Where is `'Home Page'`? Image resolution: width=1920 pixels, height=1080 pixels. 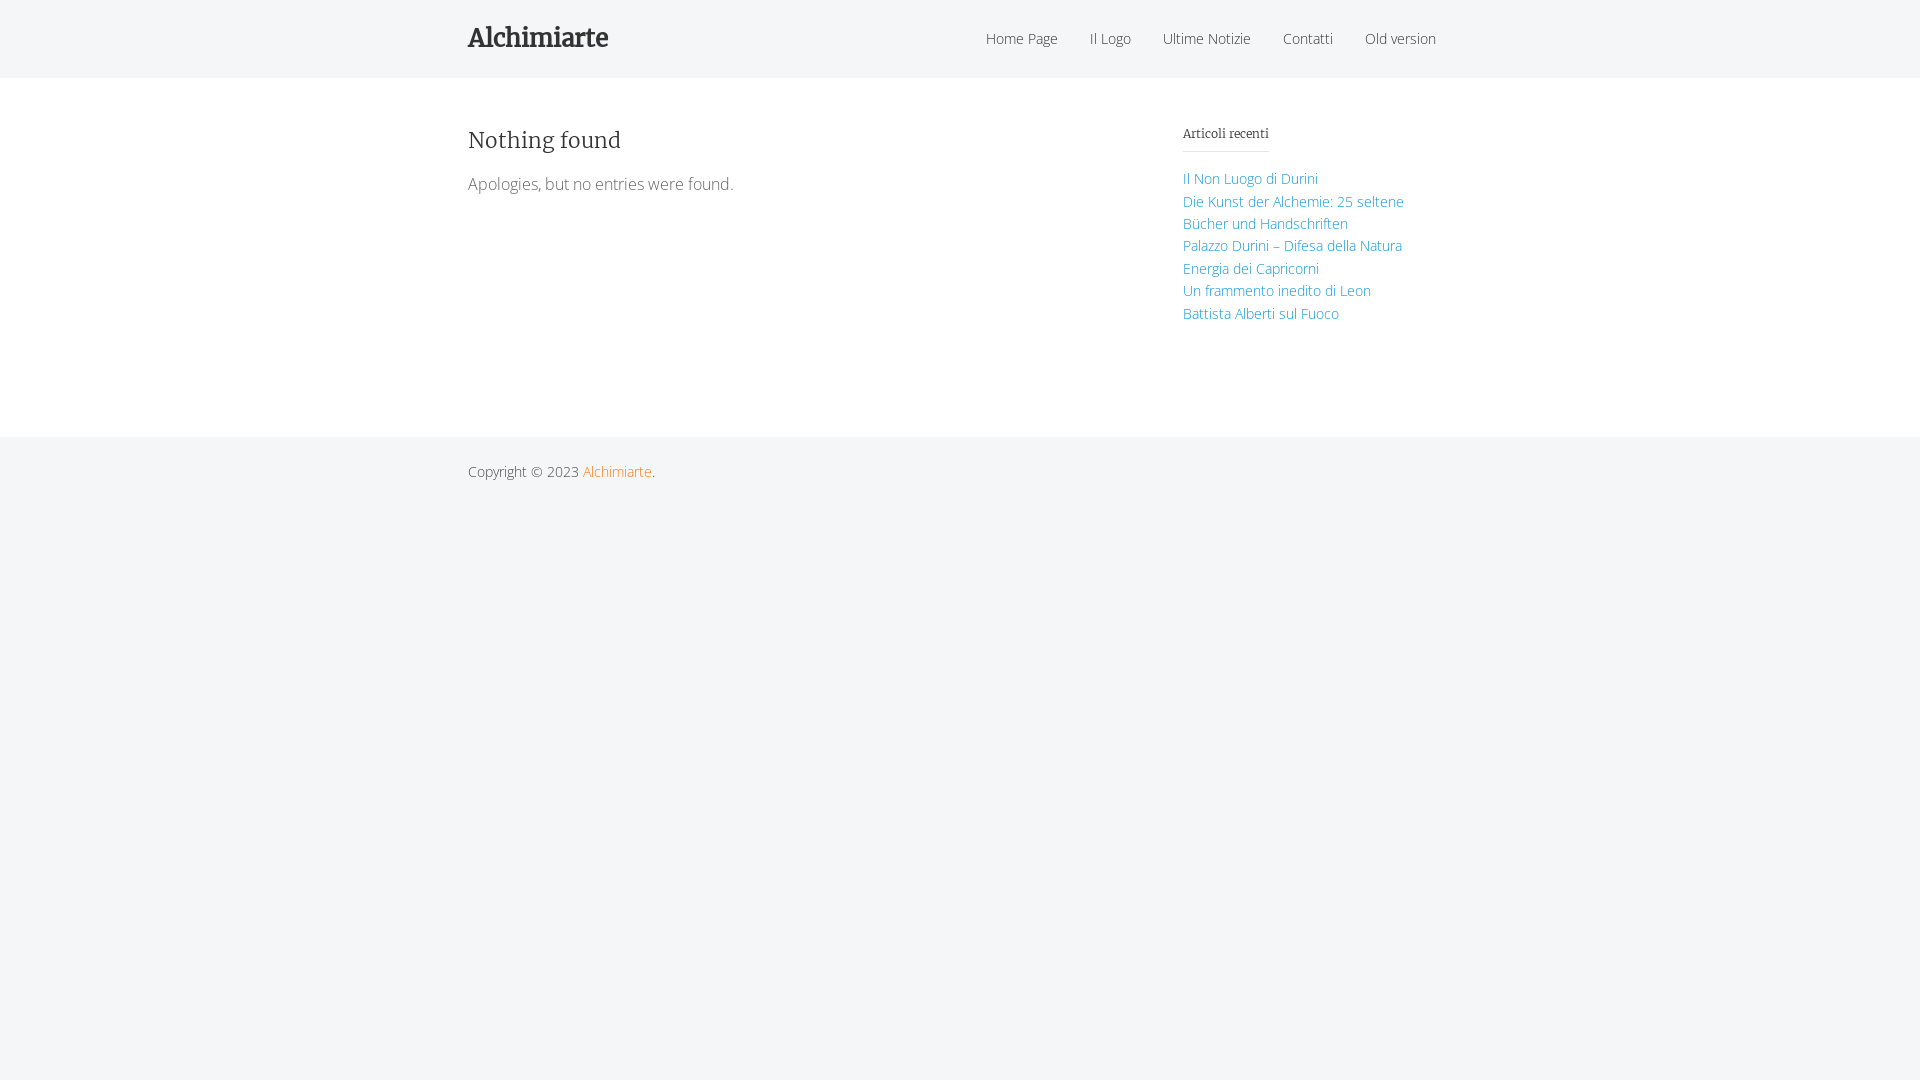
'Home Page' is located at coordinates (1022, 38).